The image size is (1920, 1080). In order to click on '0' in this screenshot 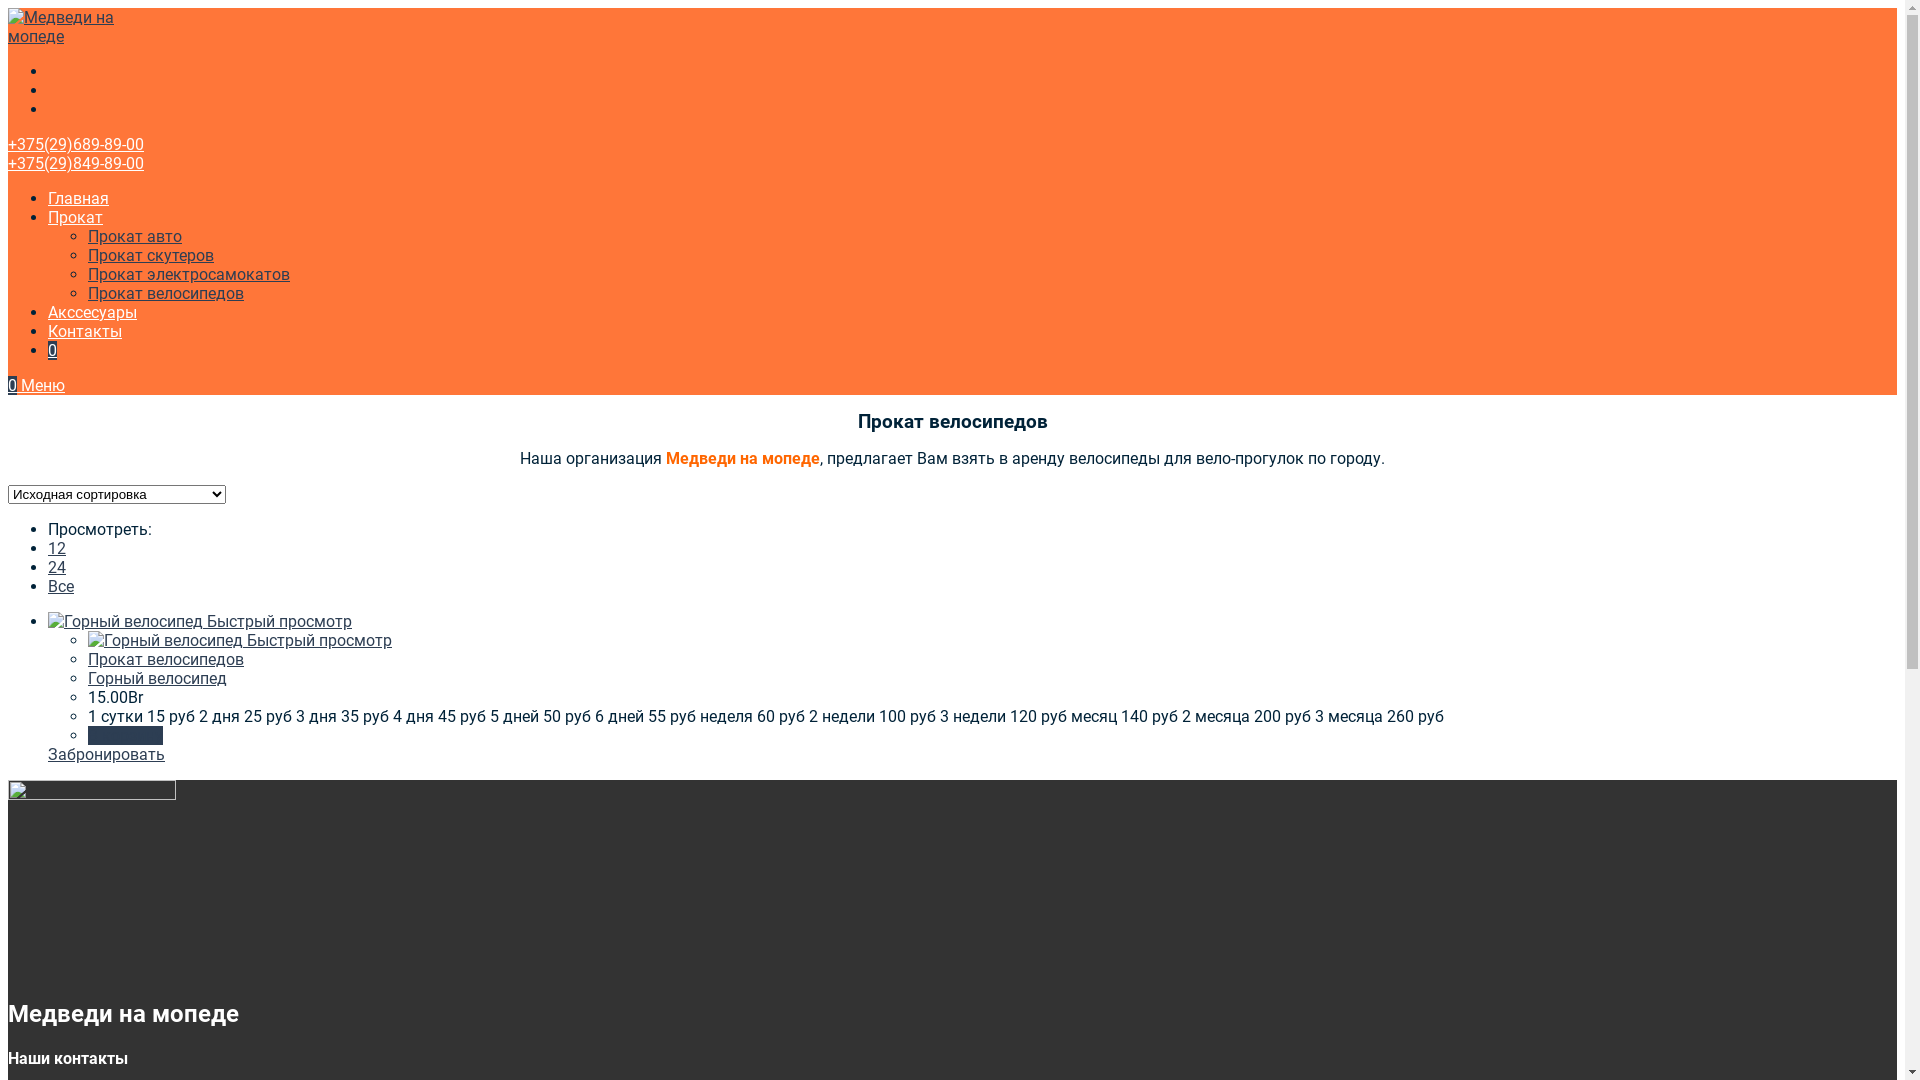, I will do `click(52, 349)`.